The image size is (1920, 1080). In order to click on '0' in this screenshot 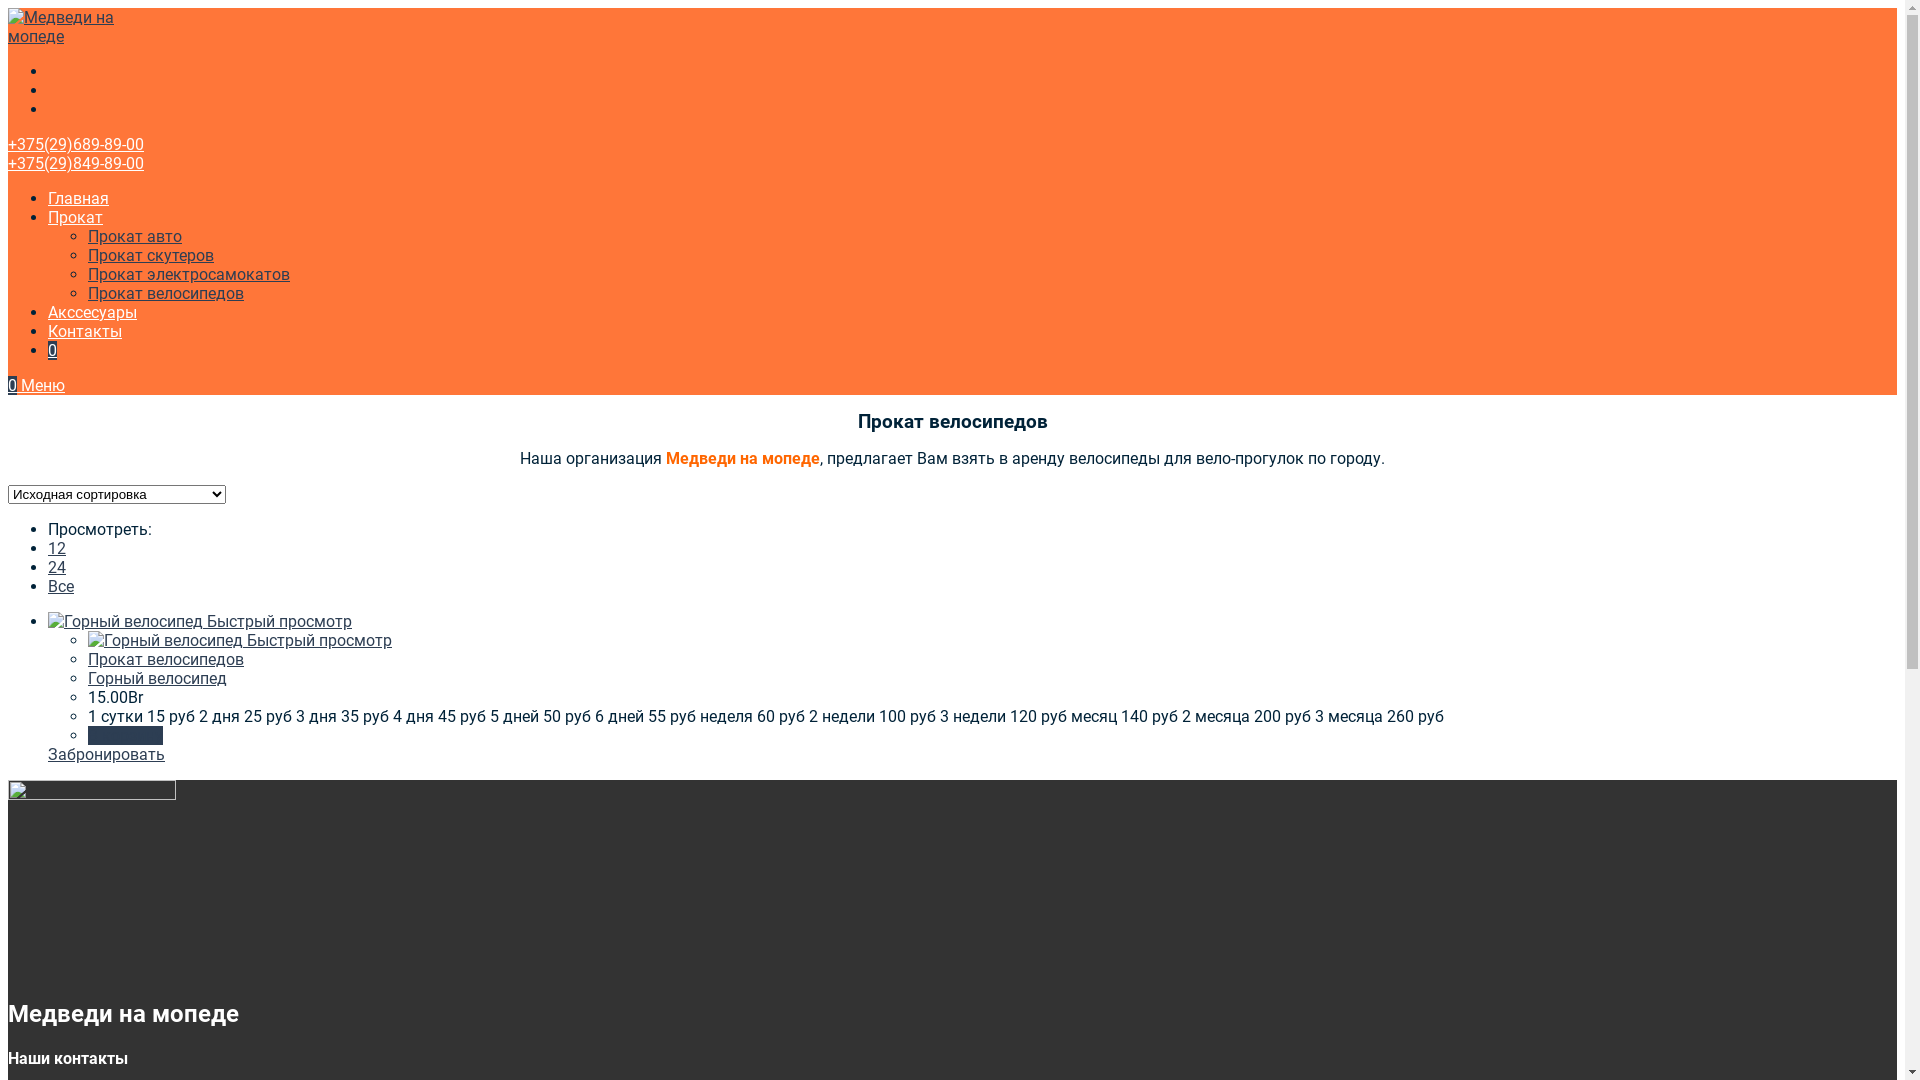, I will do `click(52, 349)`.